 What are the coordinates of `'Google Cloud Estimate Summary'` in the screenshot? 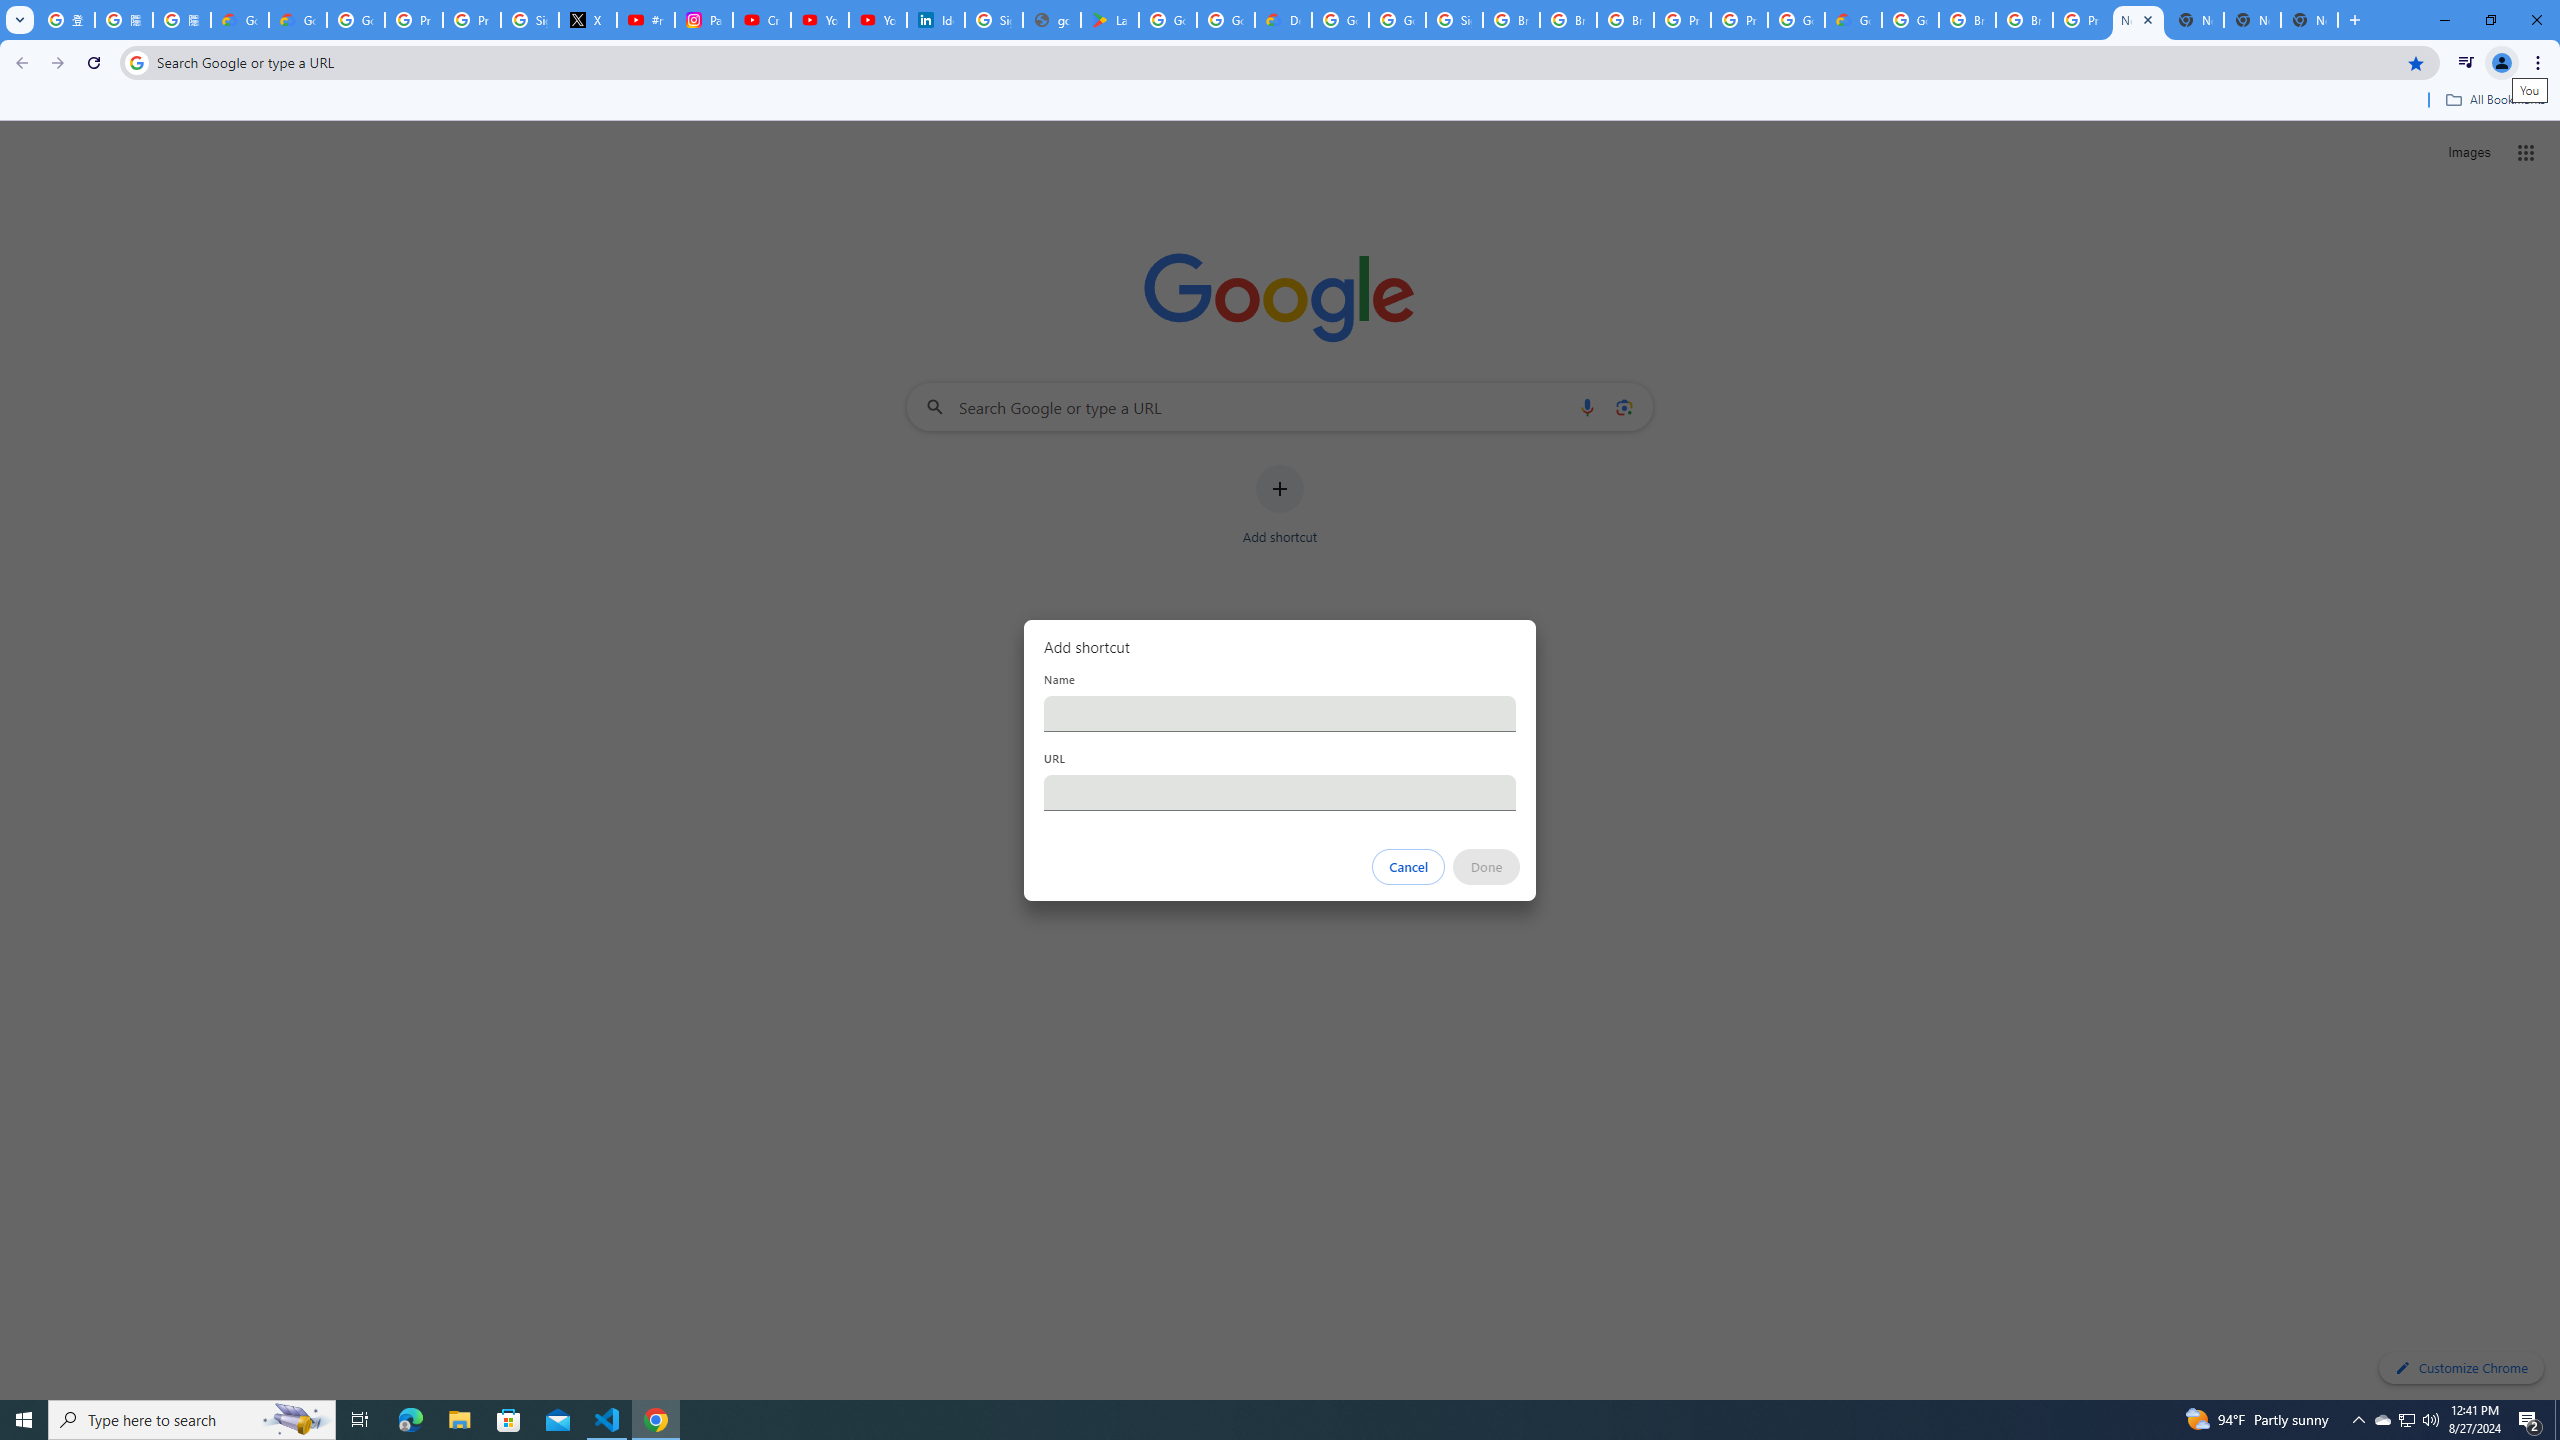 It's located at (1852, 19).